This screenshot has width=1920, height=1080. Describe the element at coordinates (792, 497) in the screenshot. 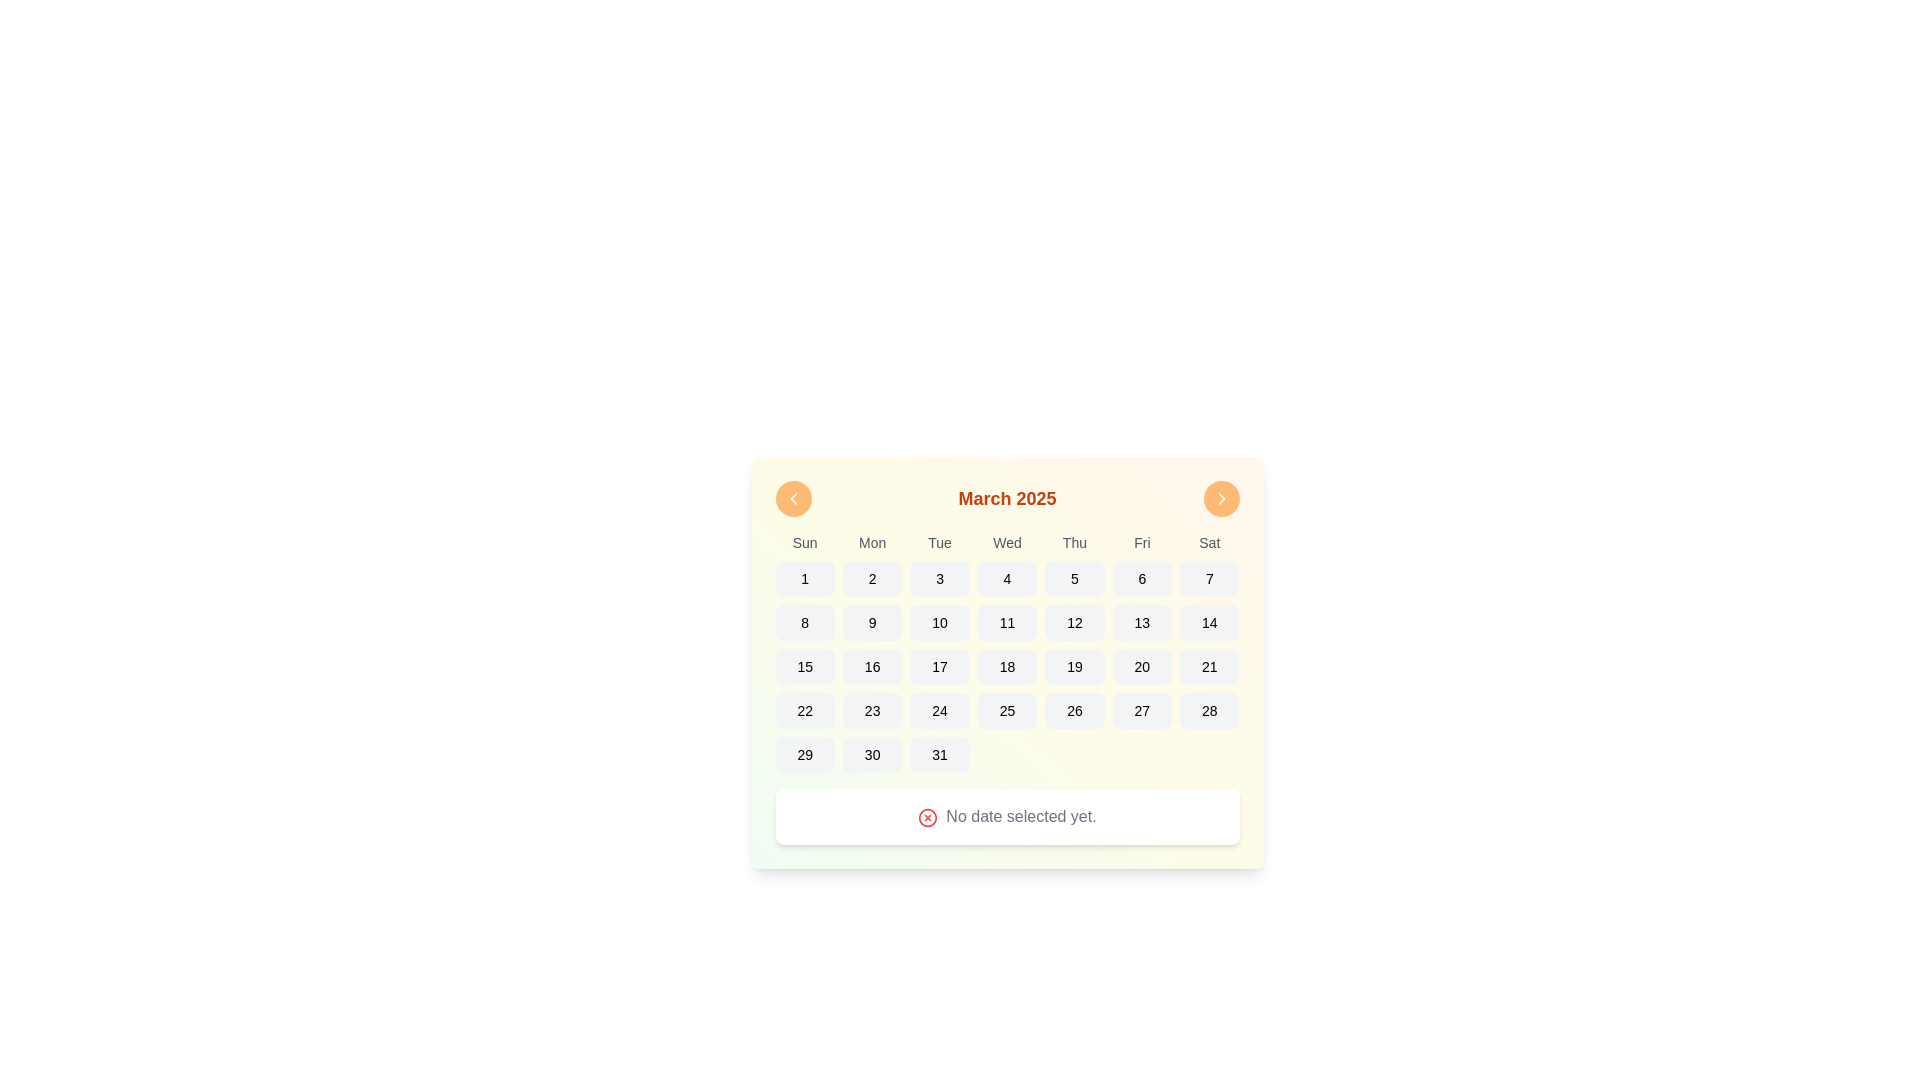

I see `the circular button with an orange background and a white left chevron icon, located just before the text 'March 2025'` at that location.